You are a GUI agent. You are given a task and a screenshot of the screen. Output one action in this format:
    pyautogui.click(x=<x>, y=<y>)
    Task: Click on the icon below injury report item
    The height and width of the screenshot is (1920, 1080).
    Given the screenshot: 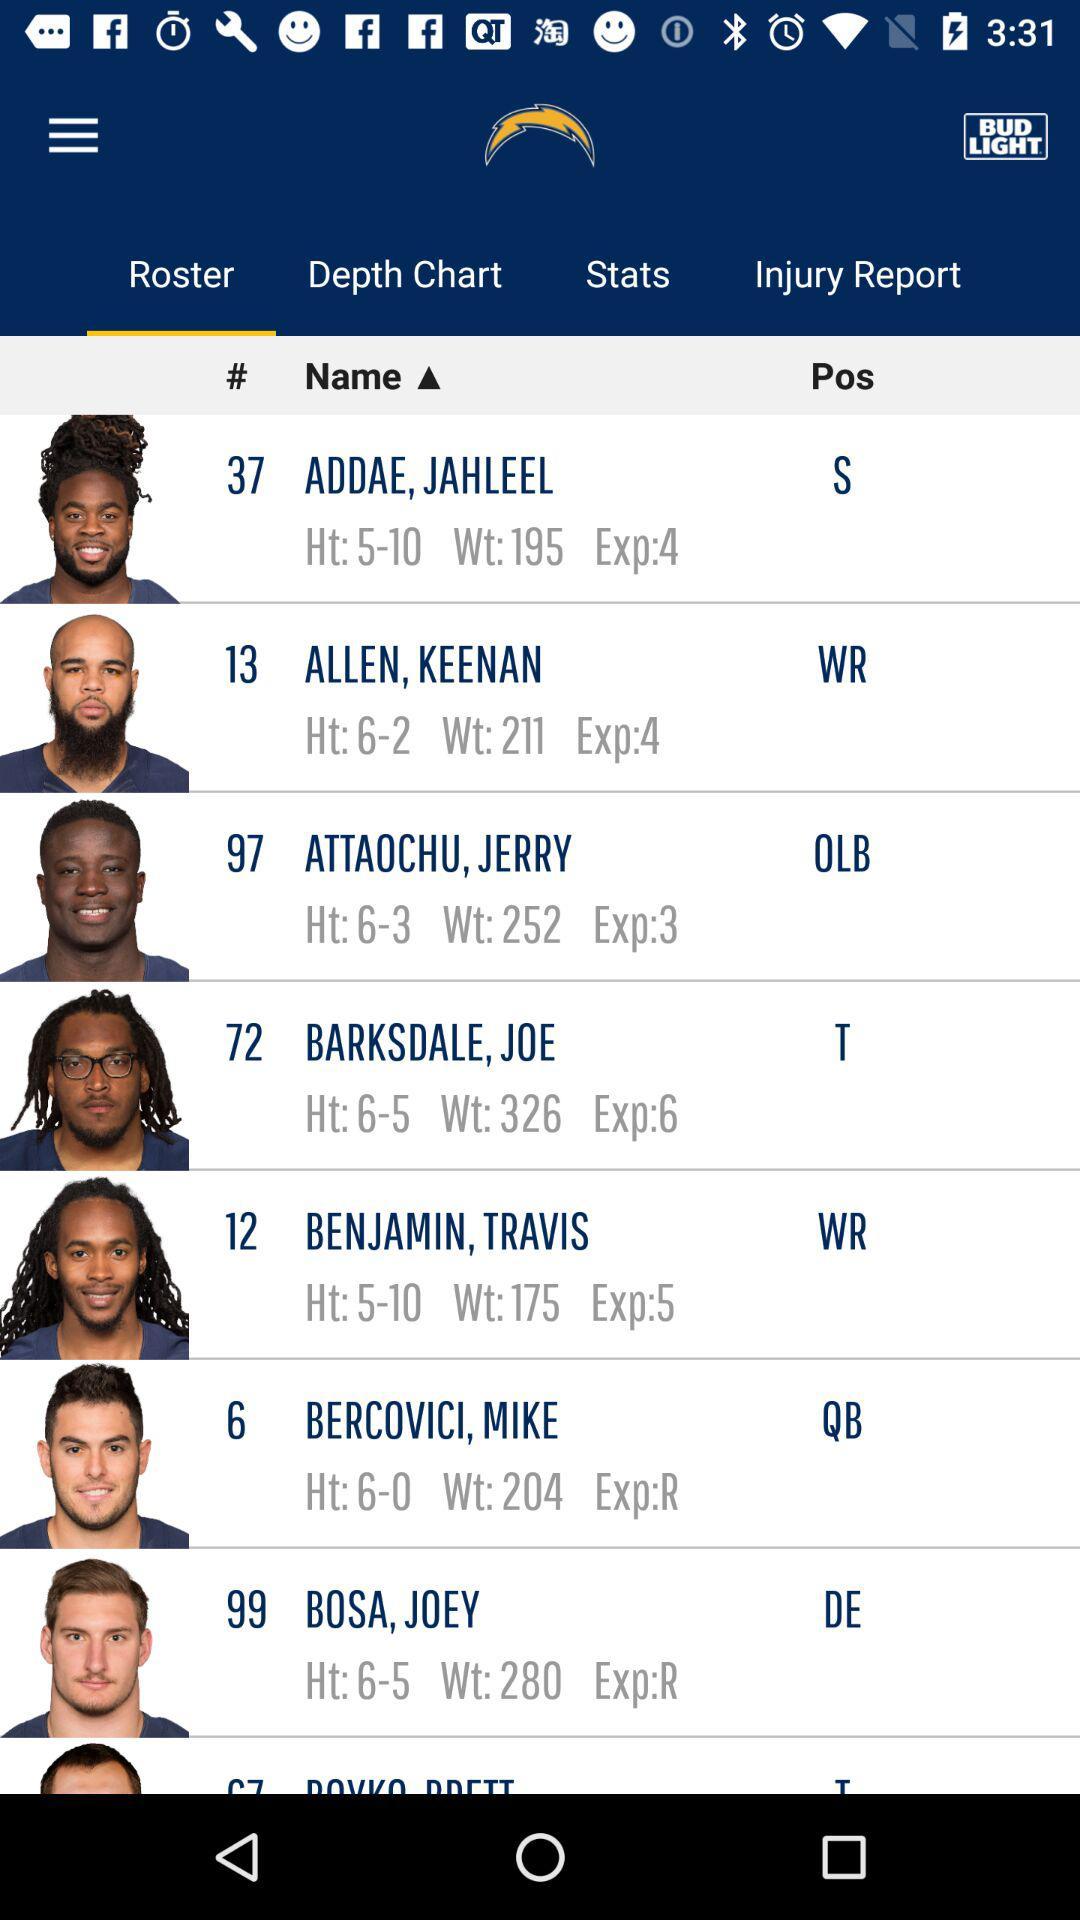 What is the action you would take?
    pyautogui.click(x=842, y=375)
    